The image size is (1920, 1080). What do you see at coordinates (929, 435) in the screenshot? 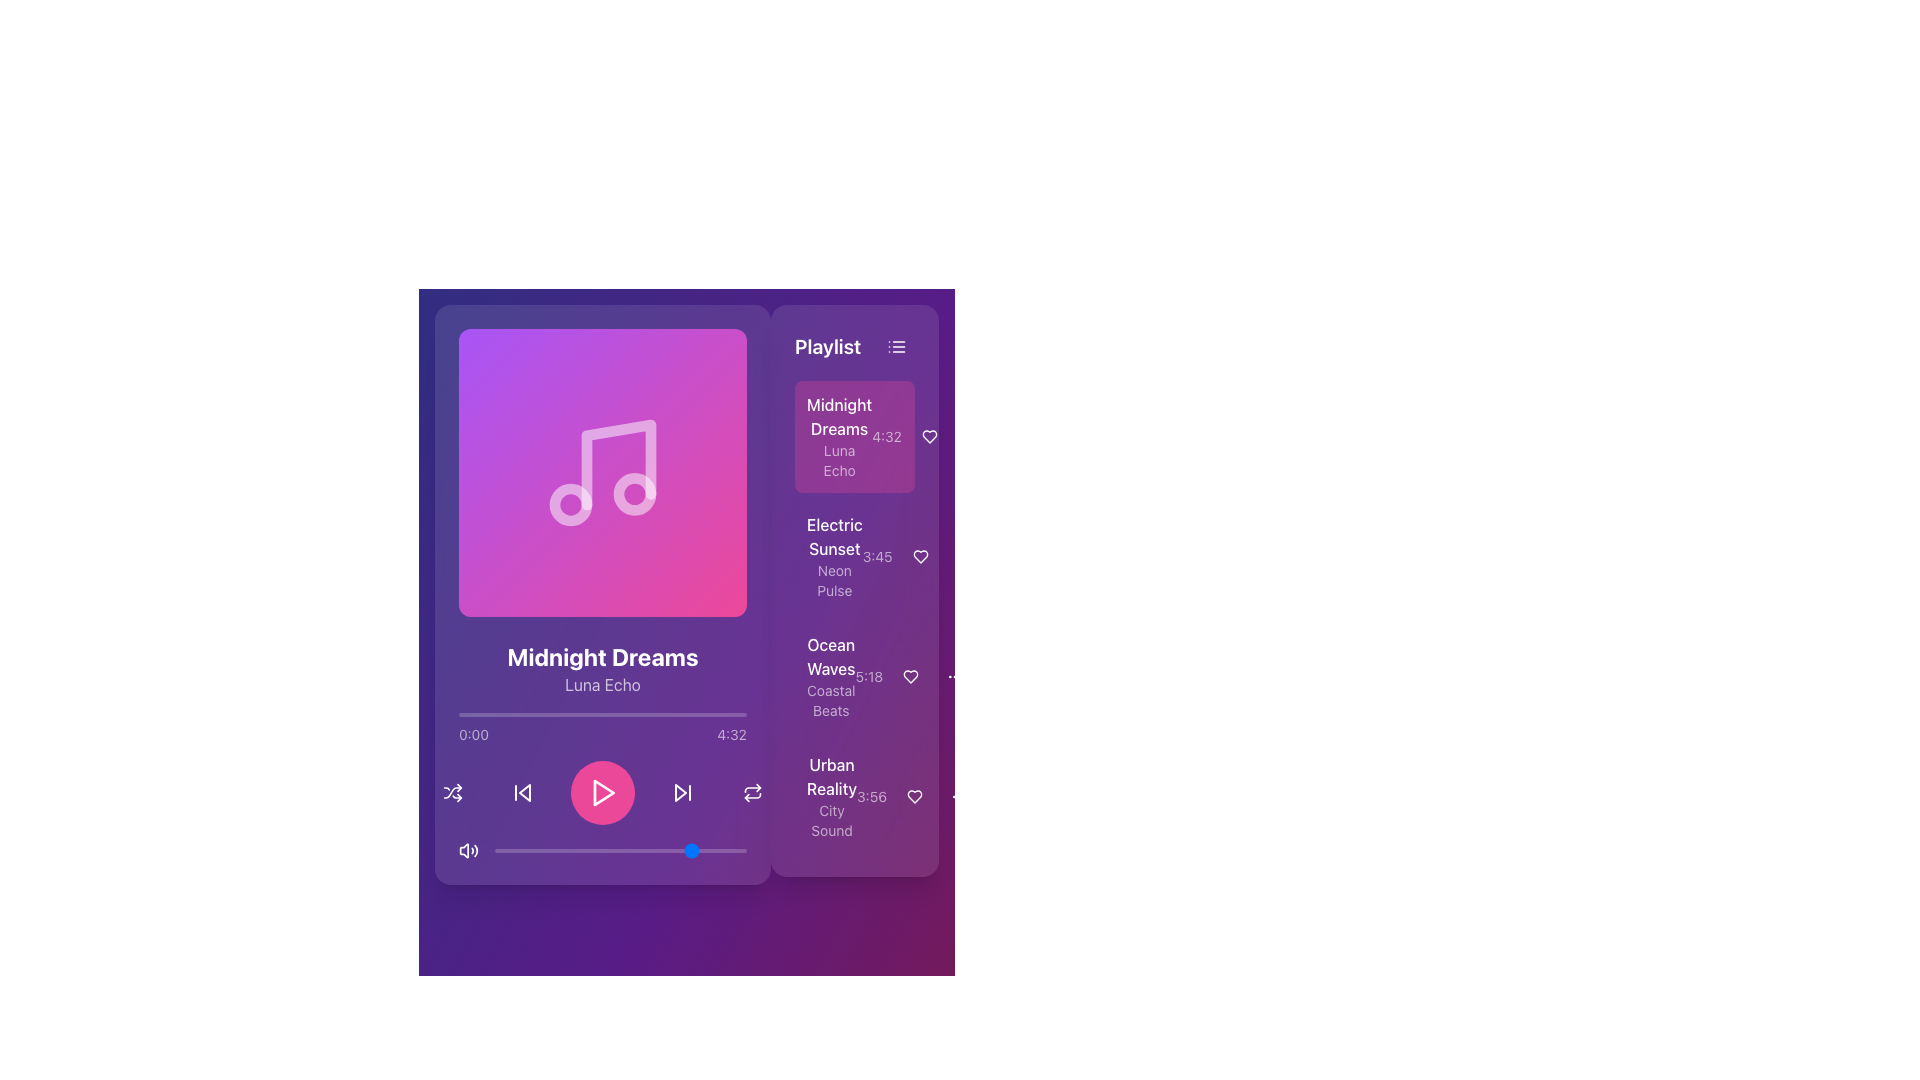
I see `the small circular button with a heart-shaped icon located to the right of the text '4:32' to observe its hover effect` at bounding box center [929, 435].